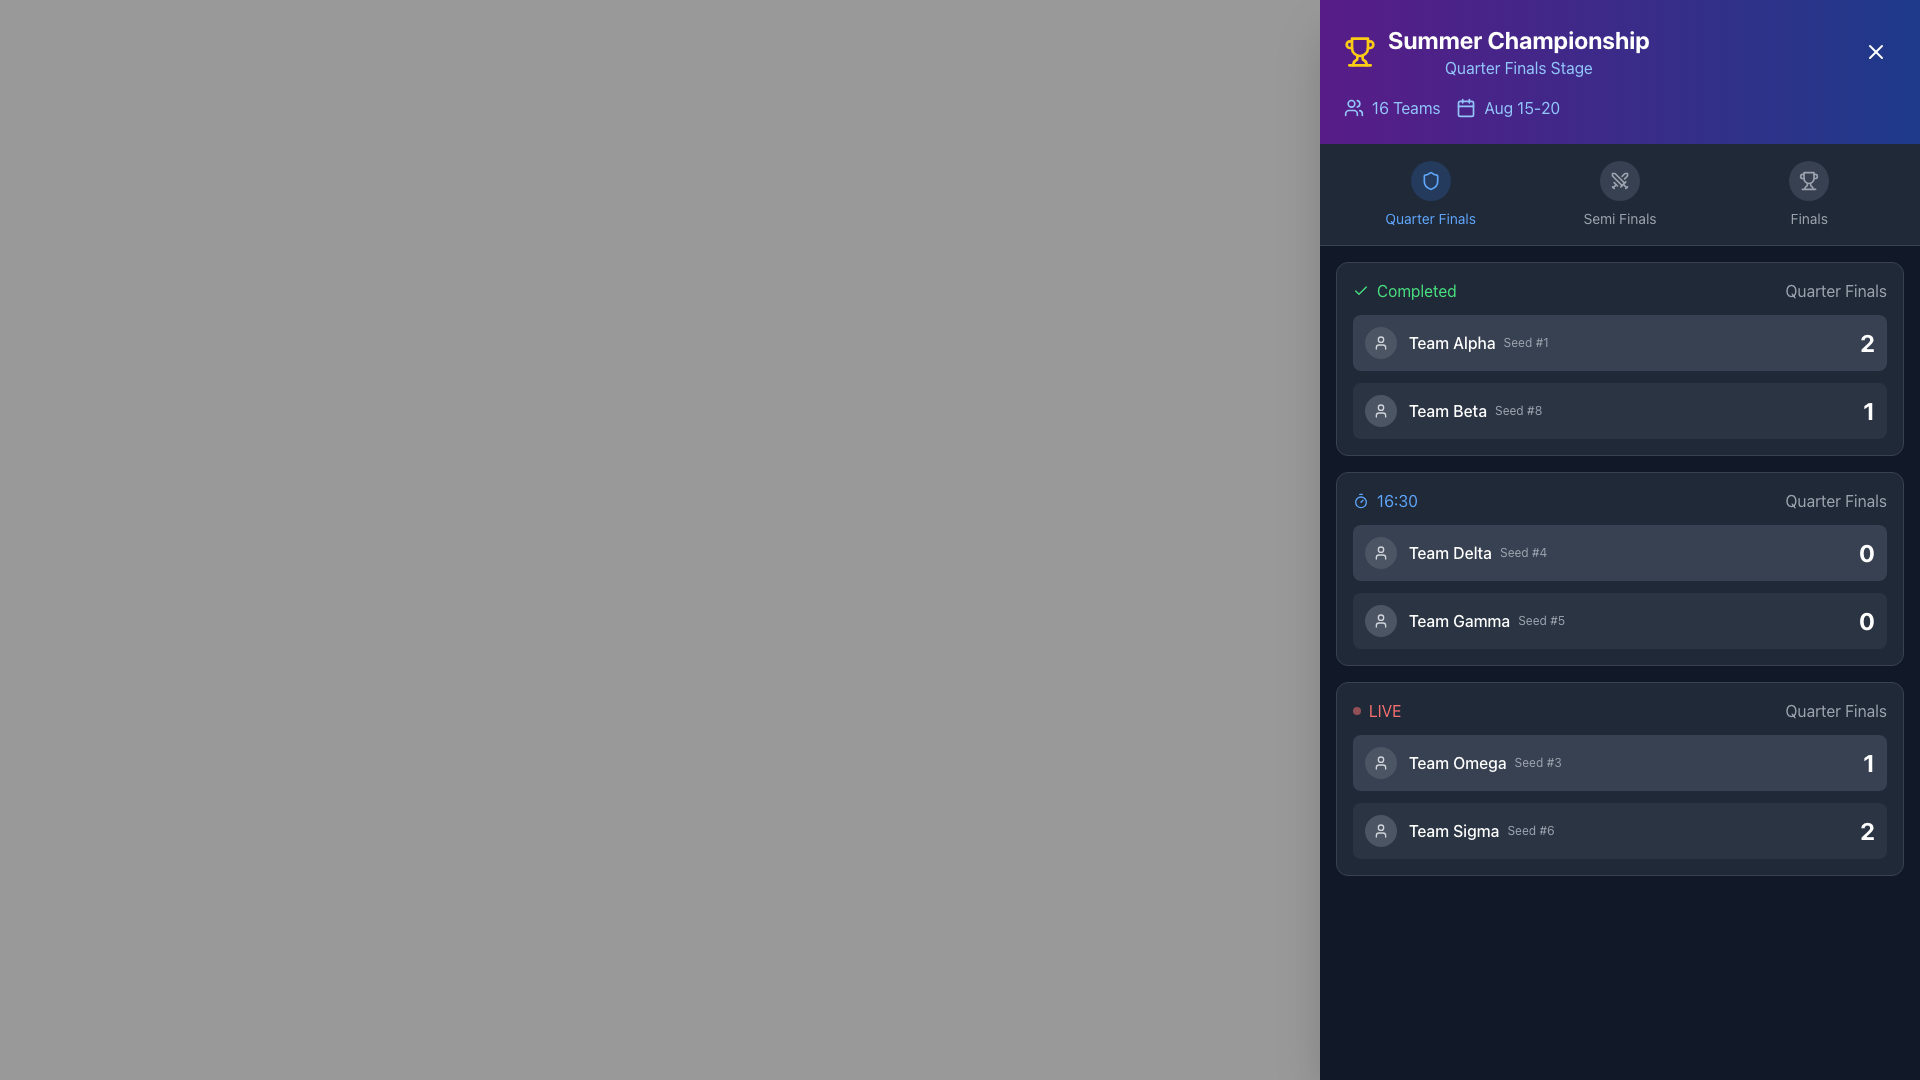 The width and height of the screenshot is (1920, 1080). What do you see at coordinates (1456, 342) in the screenshot?
I see `the first list item in the 'Completed' section of the Quarter Finals, which displays the team's name and seeding information, and includes an icon aligned horizontally with the text` at bounding box center [1456, 342].